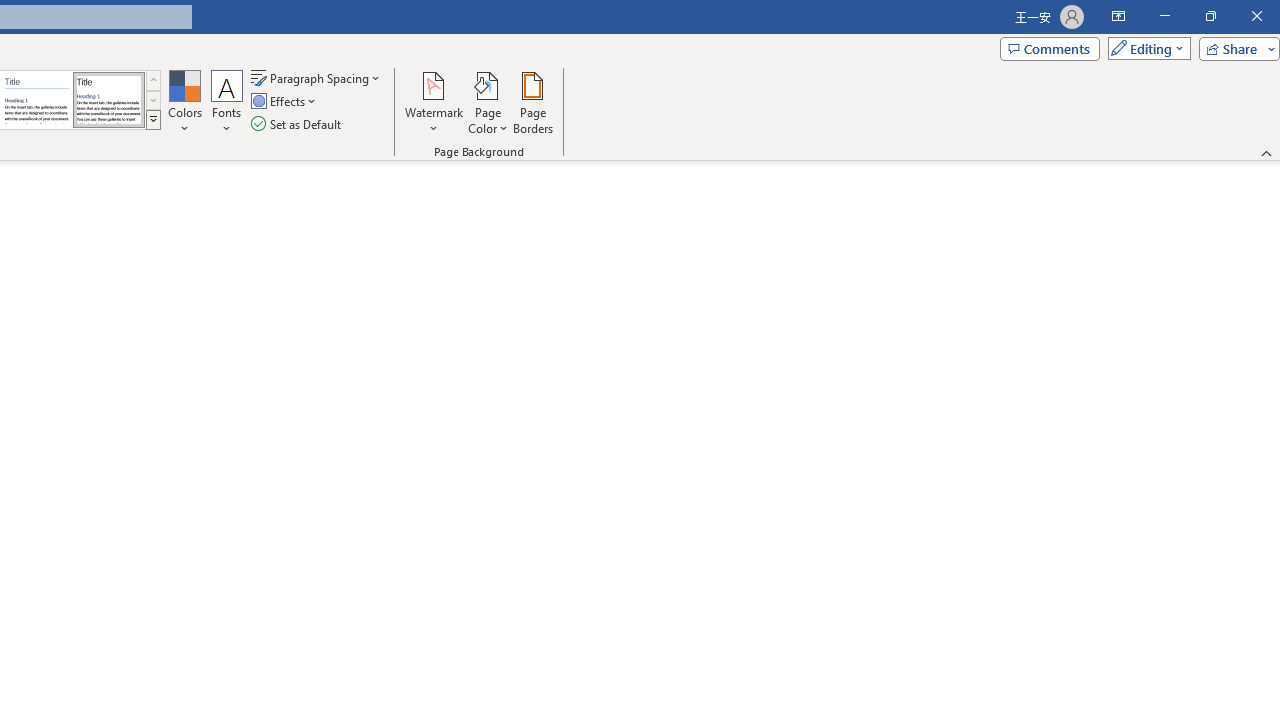  I want to click on 'Page Borders...', so click(533, 103).